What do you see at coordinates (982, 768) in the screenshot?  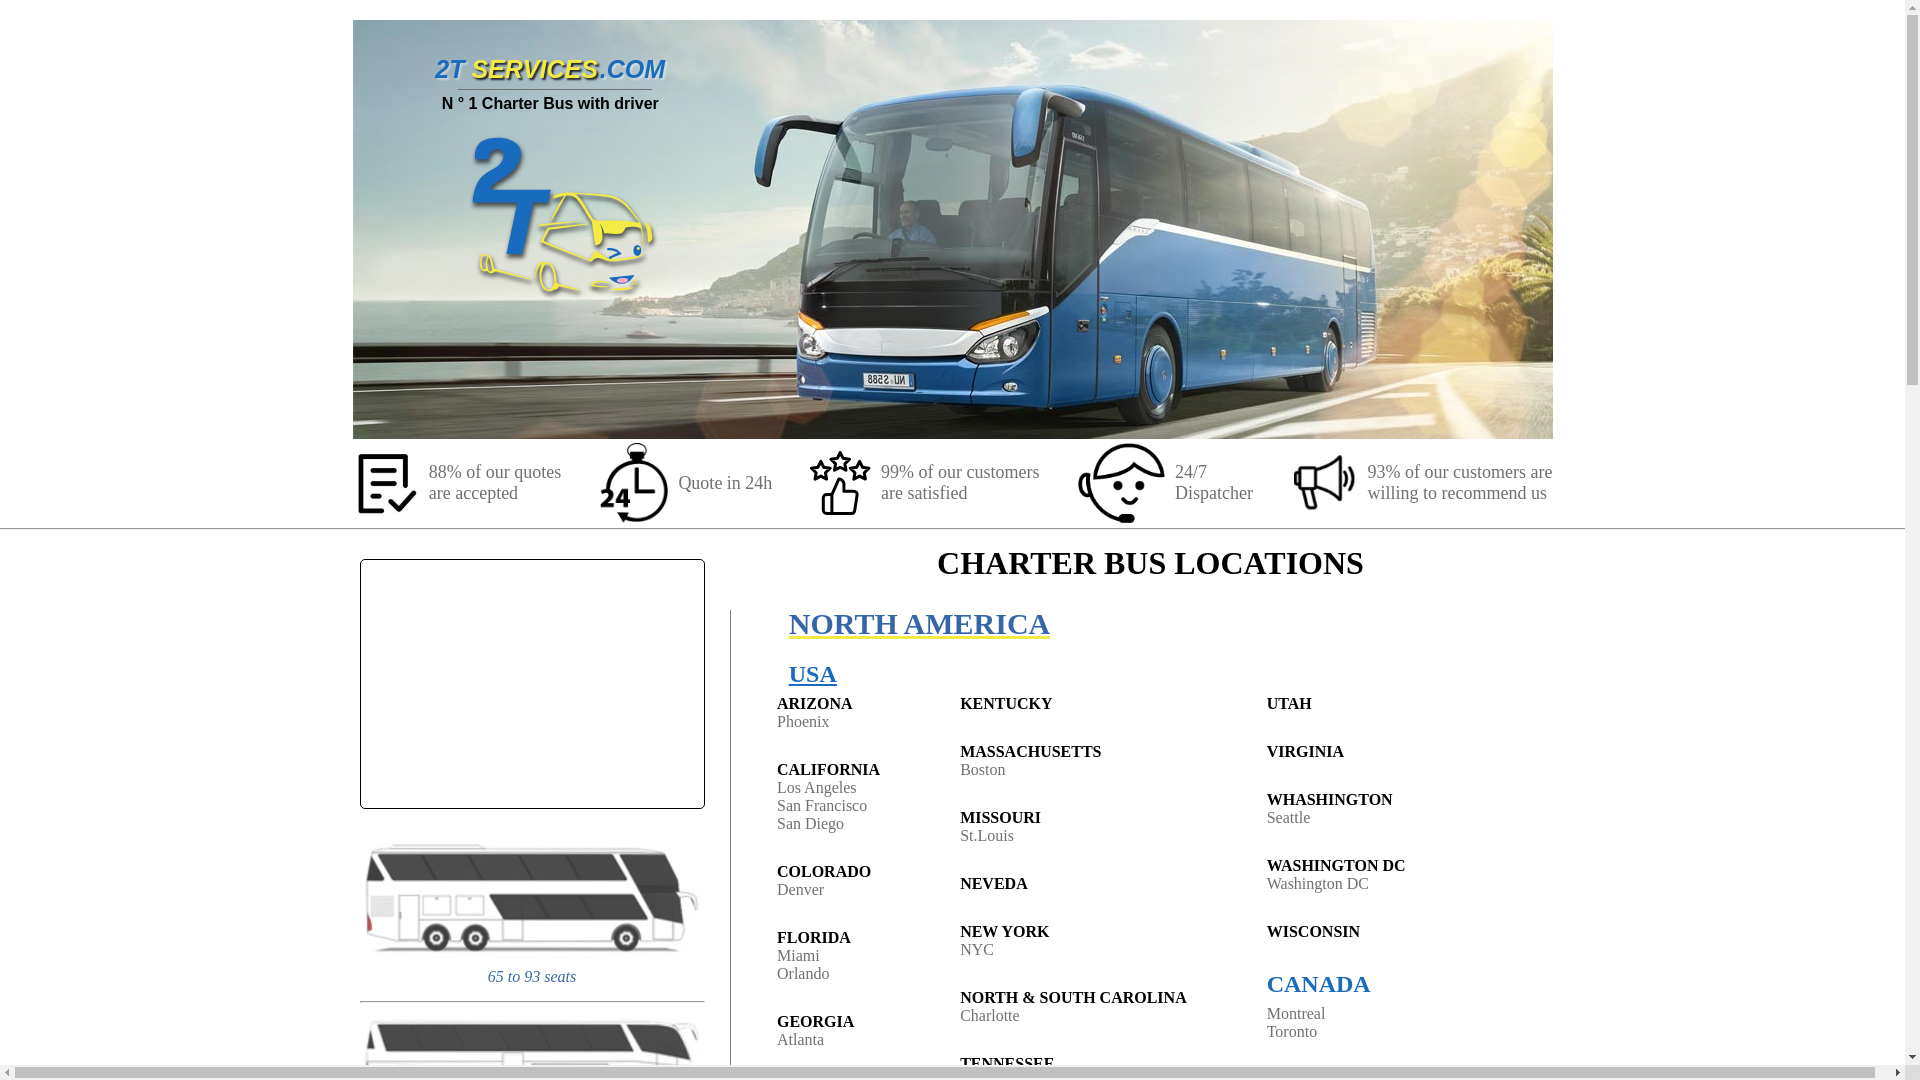 I see `'Boston'` at bounding box center [982, 768].